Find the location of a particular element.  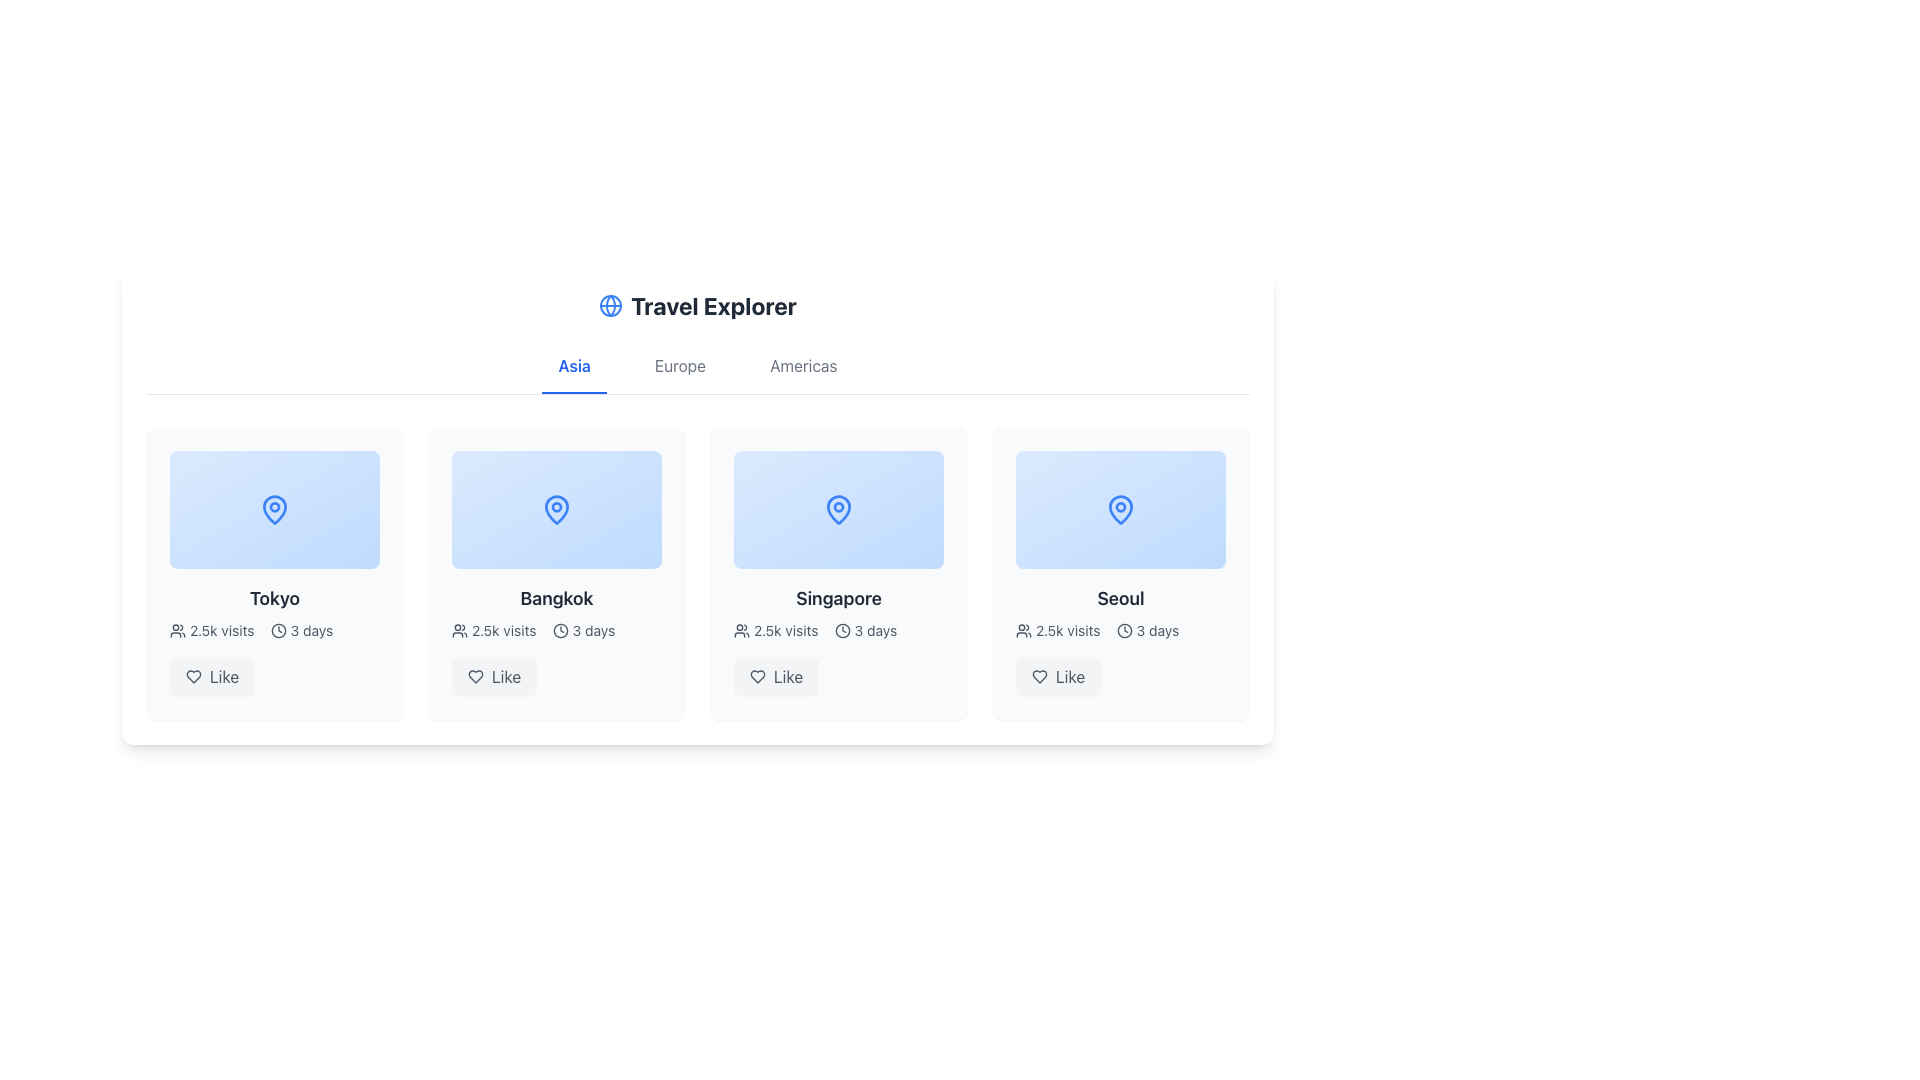

the clock icon located to the left of the '3 days' text in the card component for 'Seoul' is located at coordinates (1124, 631).